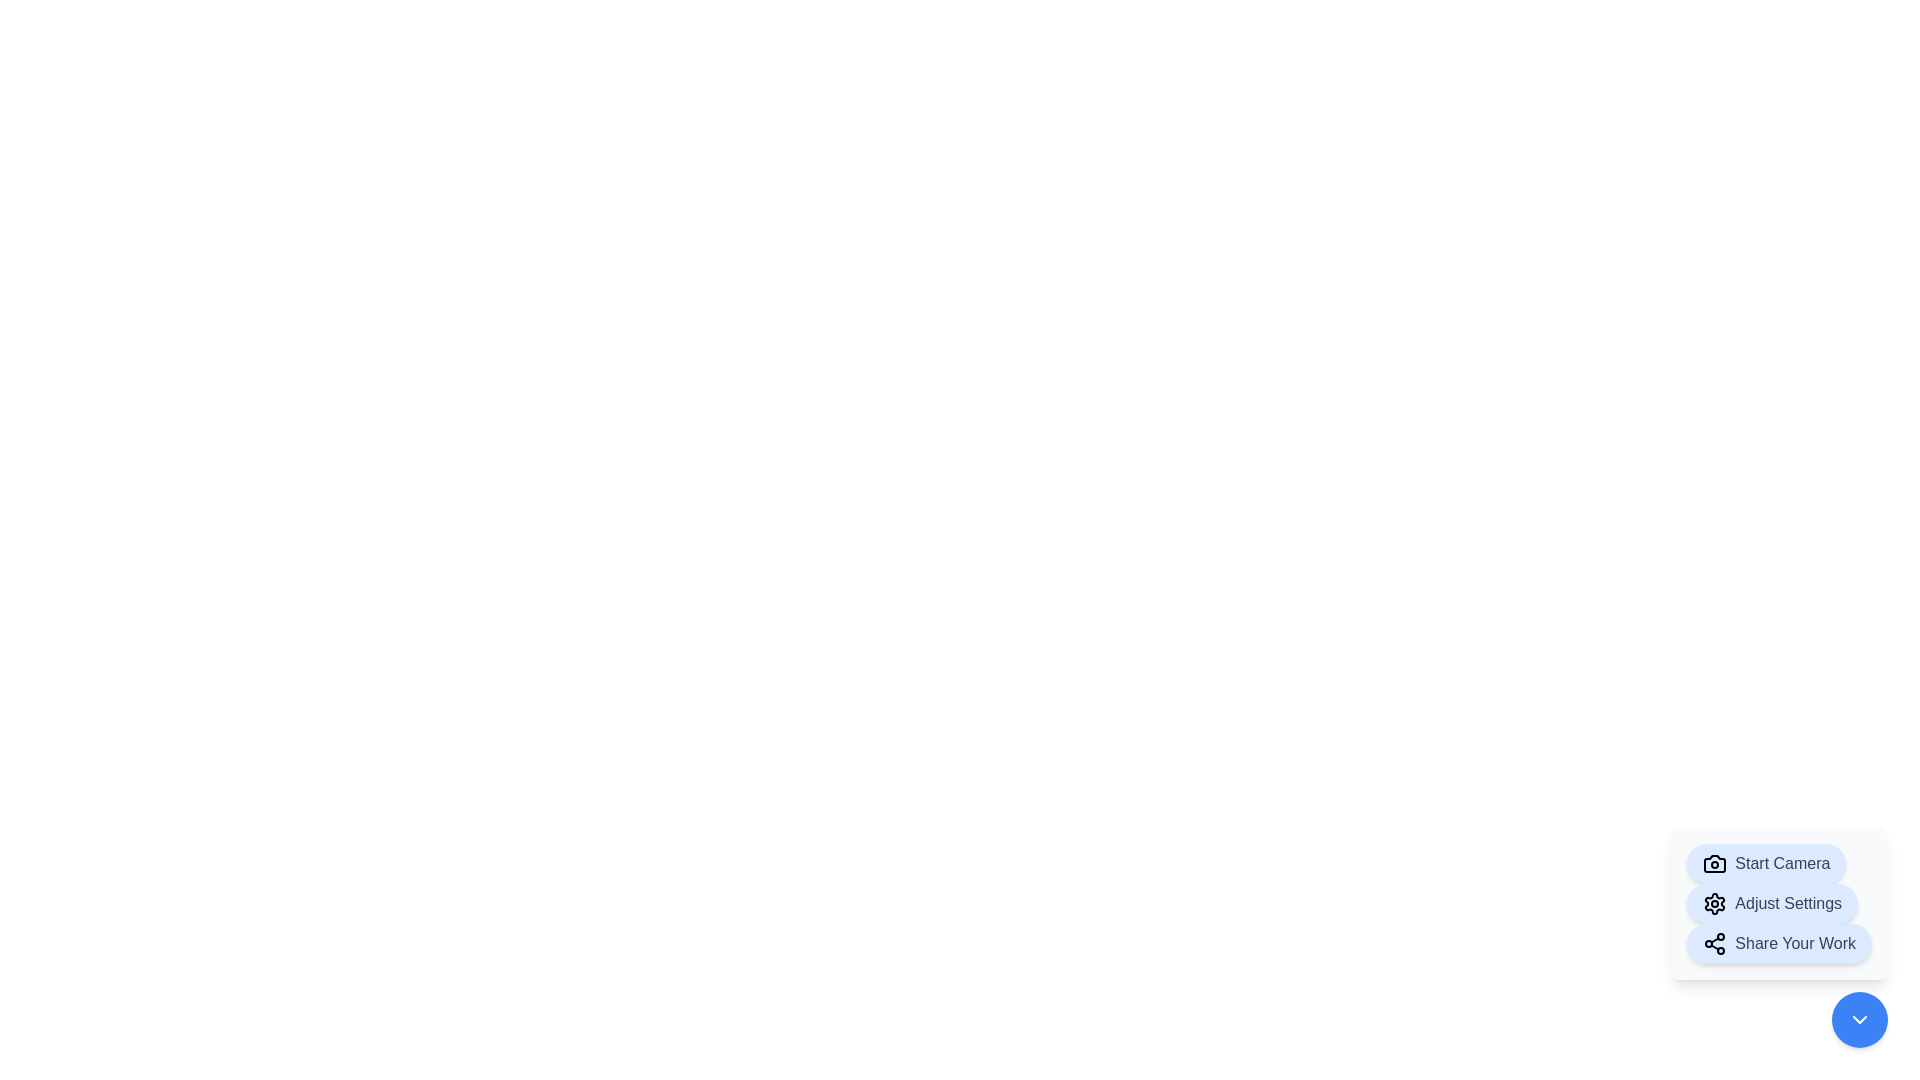 The height and width of the screenshot is (1080, 1920). Describe the element at coordinates (1714, 863) in the screenshot. I see `the camera icon representing the body and lens area located next to the 'Start Camera' label in the floating action menu at the bottom-right corner` at that location.